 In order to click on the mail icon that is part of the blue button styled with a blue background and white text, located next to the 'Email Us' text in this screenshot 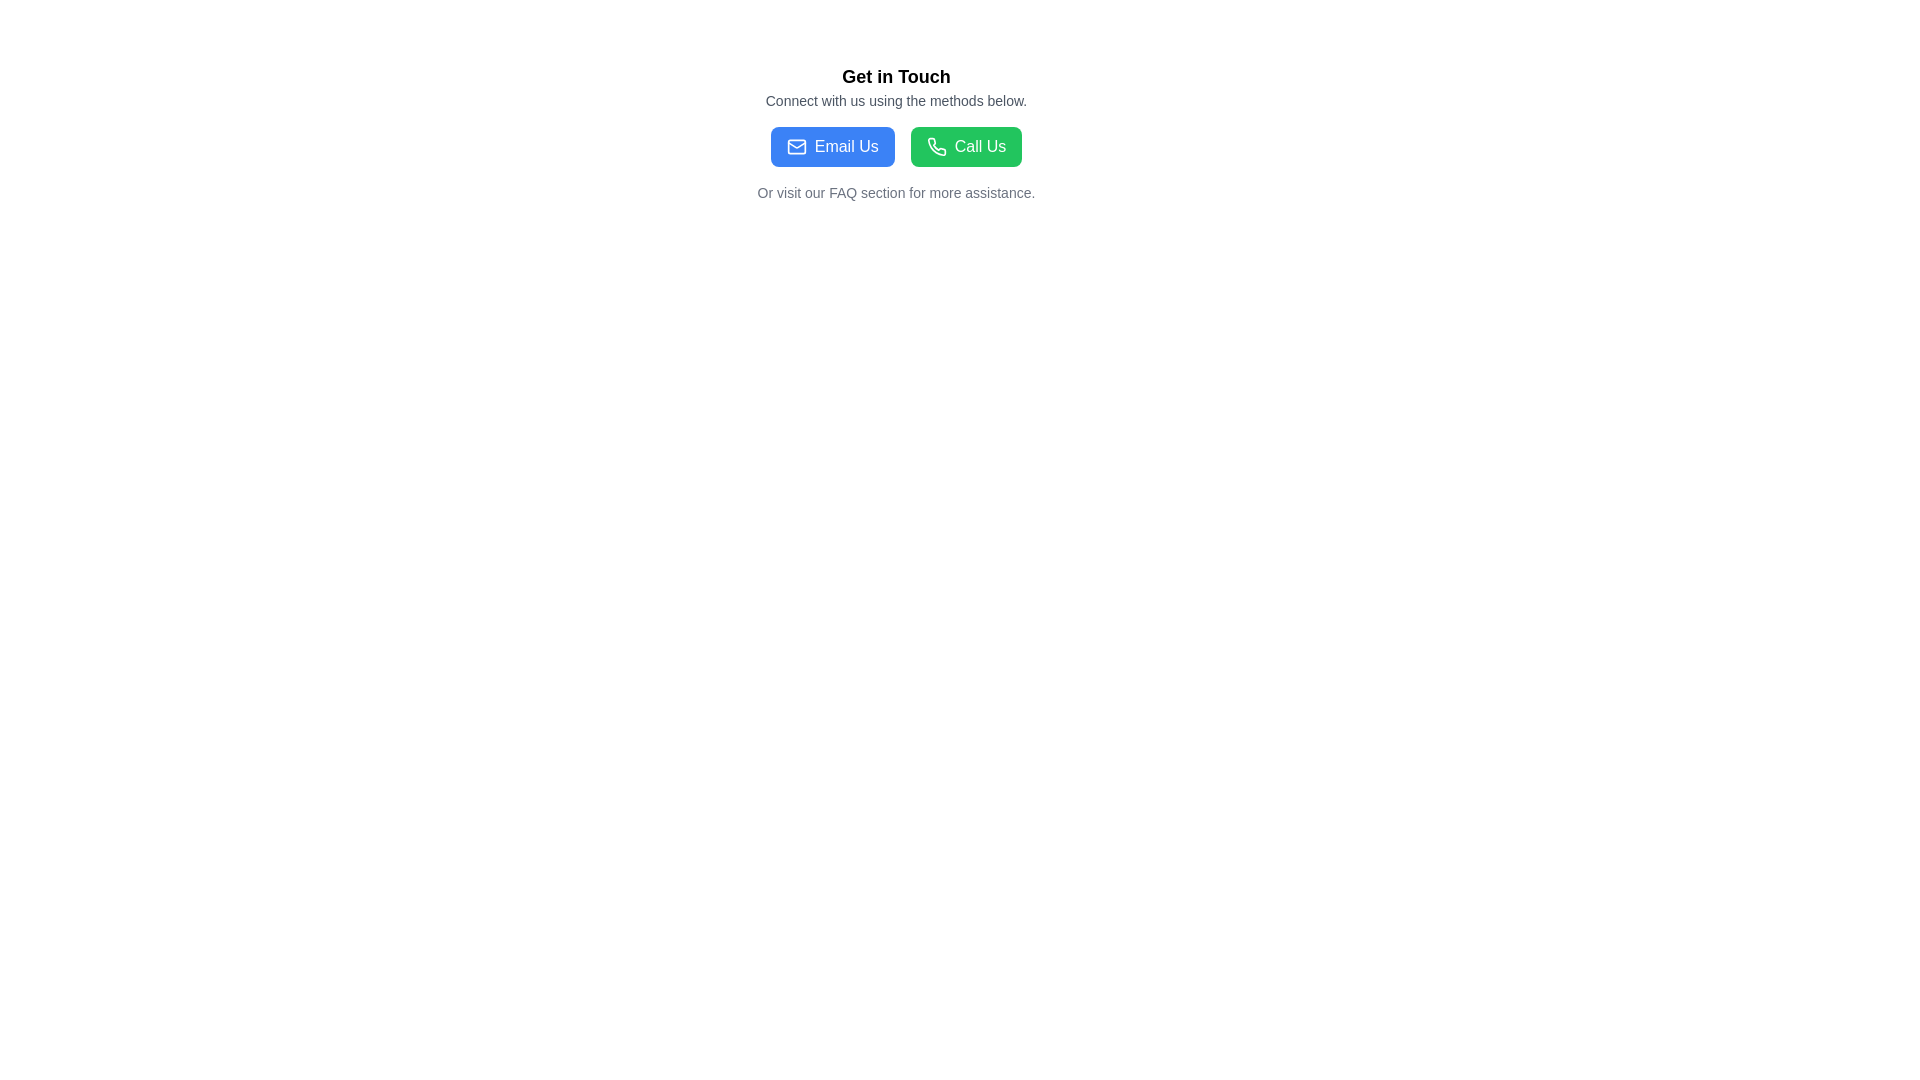, I will do `click(795, 145)`.